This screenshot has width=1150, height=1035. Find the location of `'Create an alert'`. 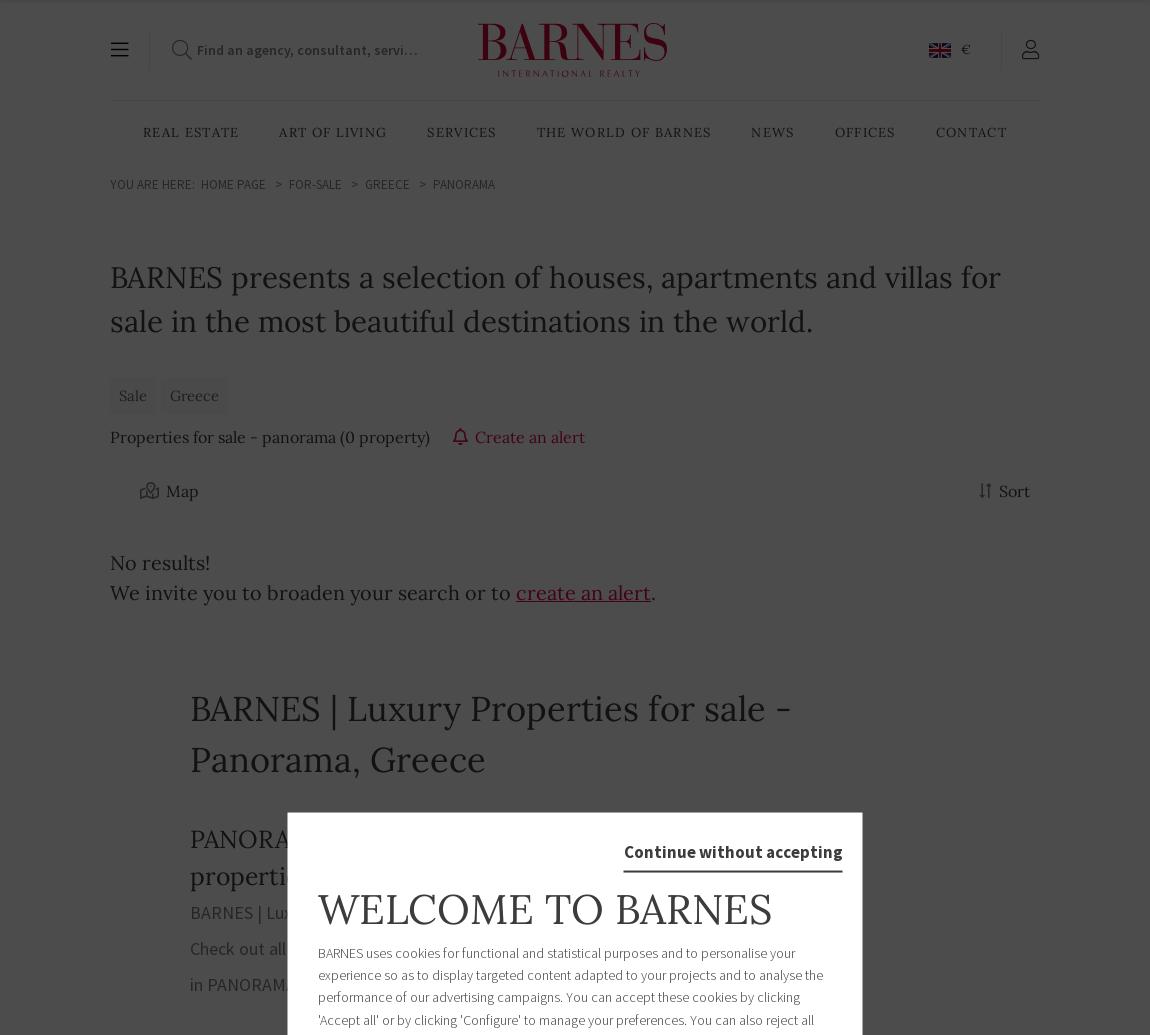

'Create an alert' is located at coordinates (474, 436).